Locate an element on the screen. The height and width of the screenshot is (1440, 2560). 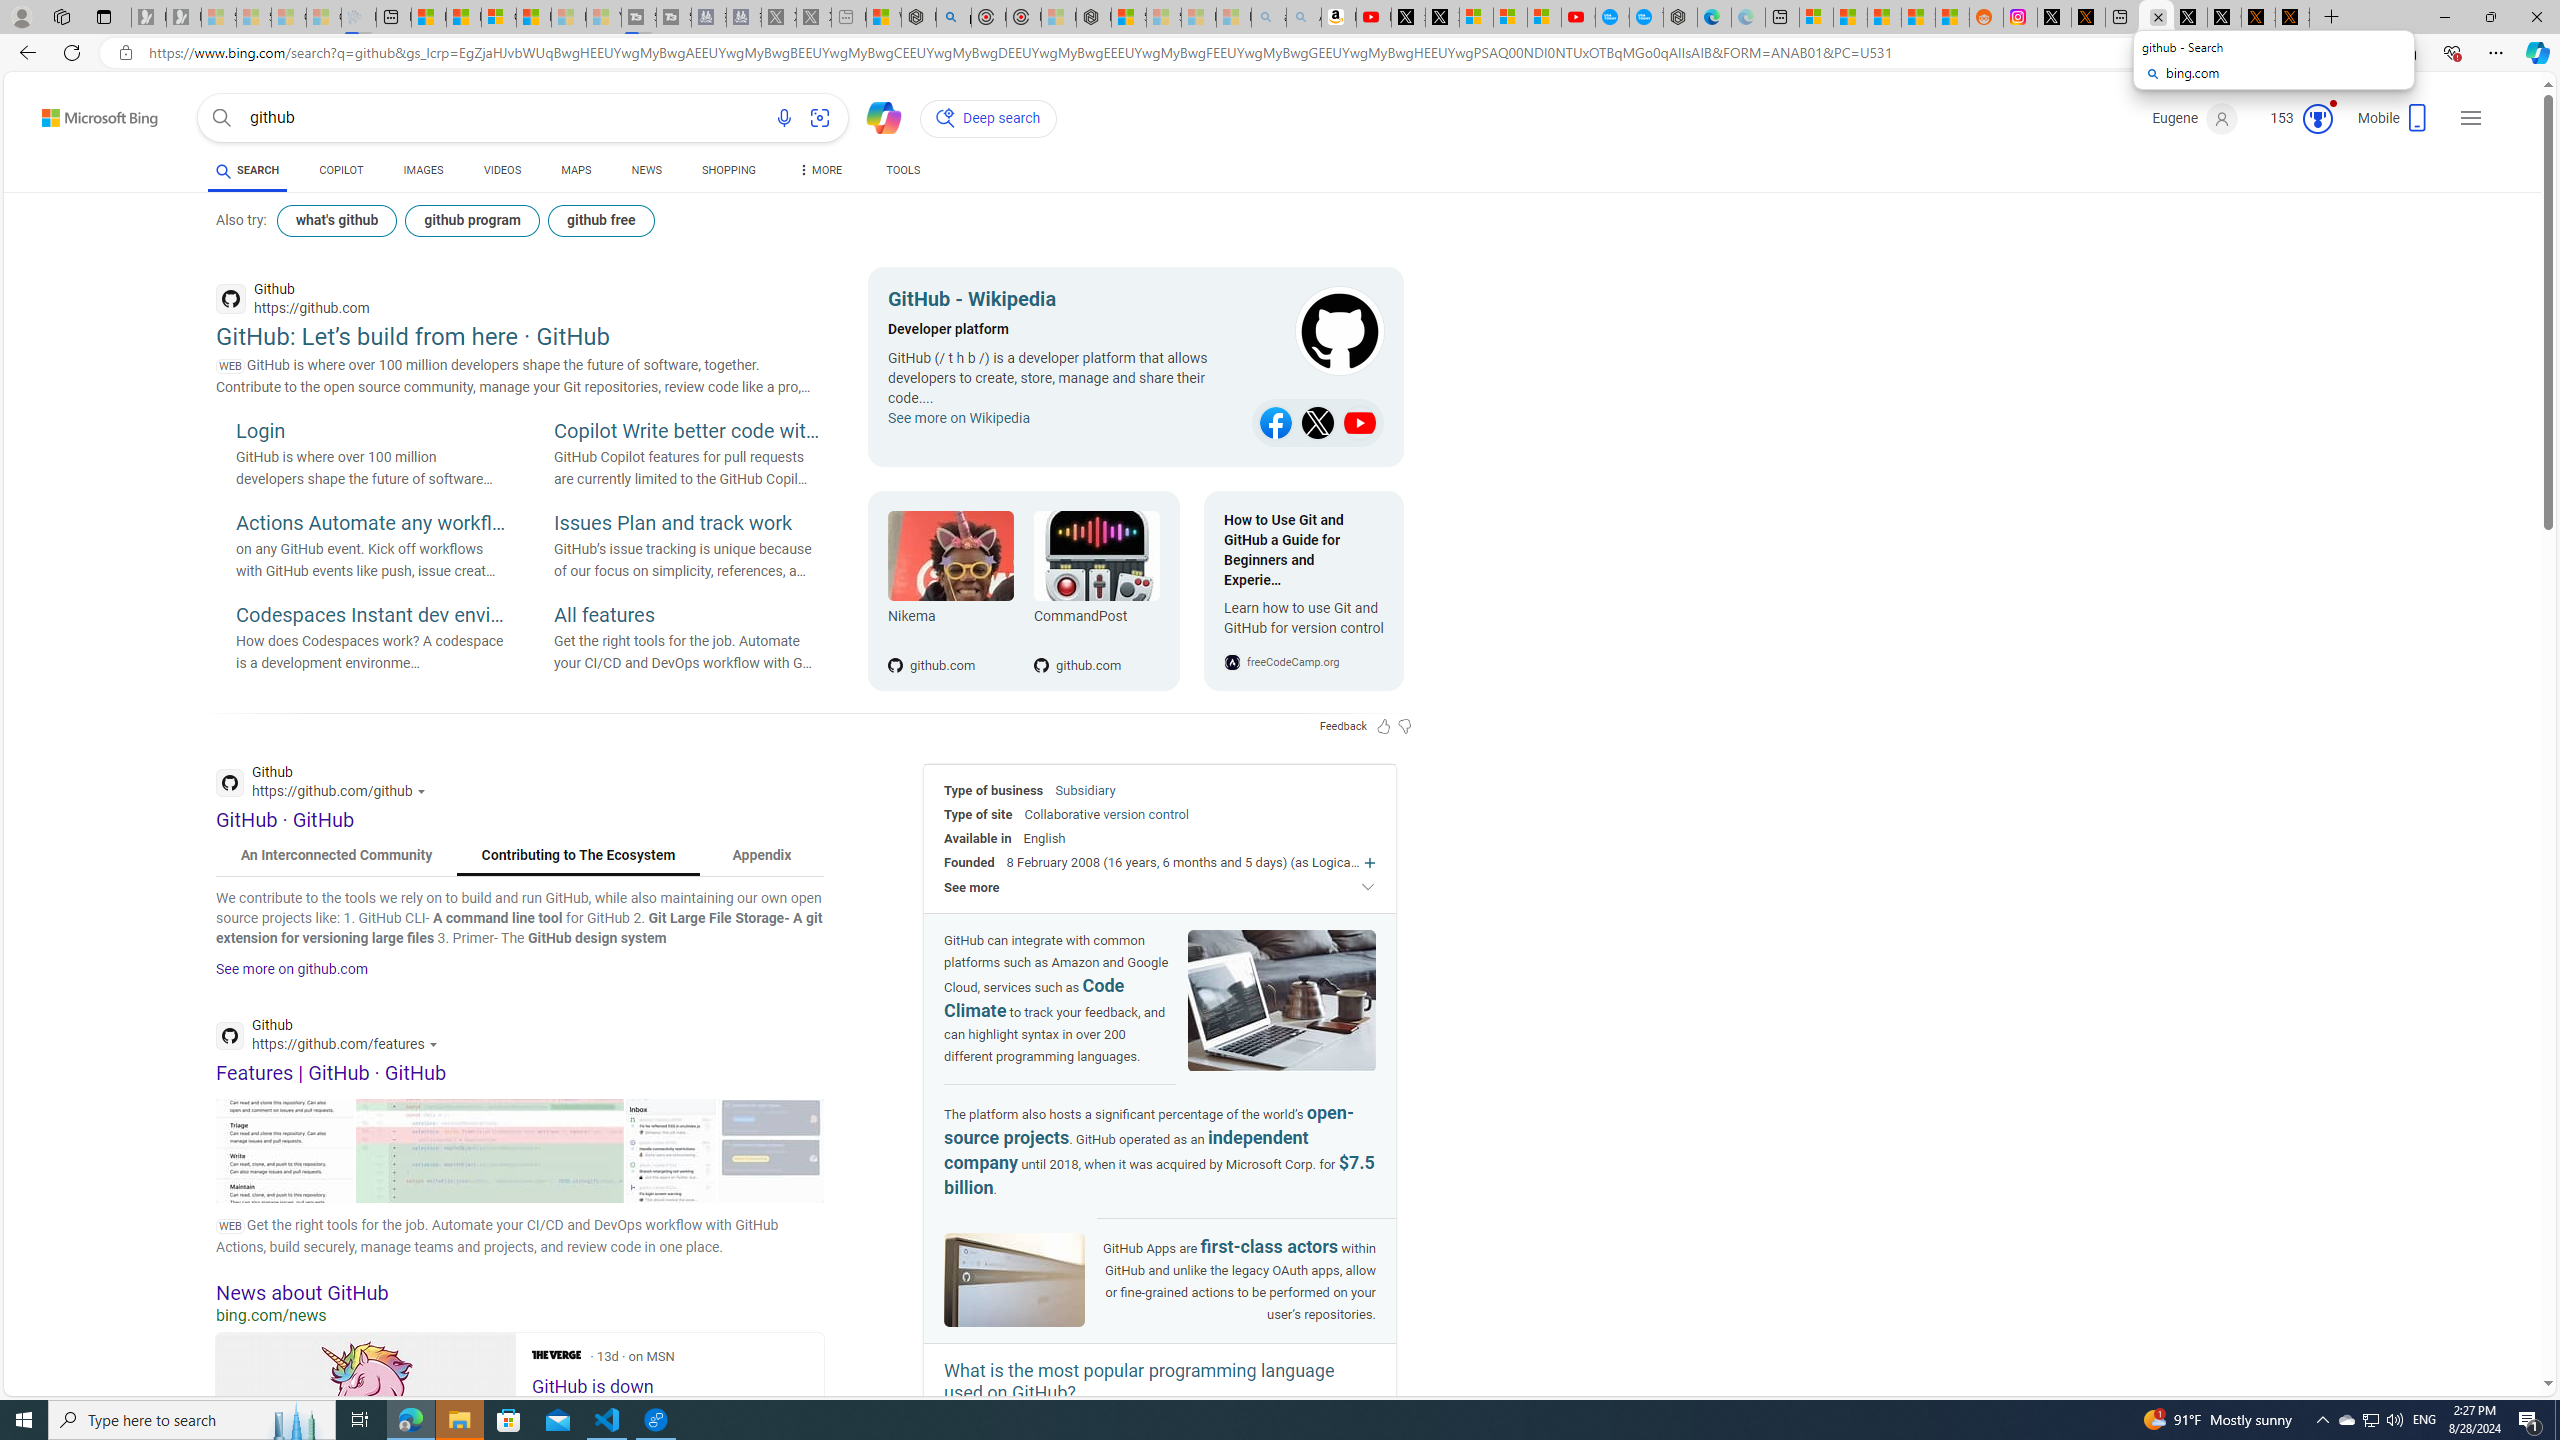
'Mobile' is located at coordinates (2393, 122).